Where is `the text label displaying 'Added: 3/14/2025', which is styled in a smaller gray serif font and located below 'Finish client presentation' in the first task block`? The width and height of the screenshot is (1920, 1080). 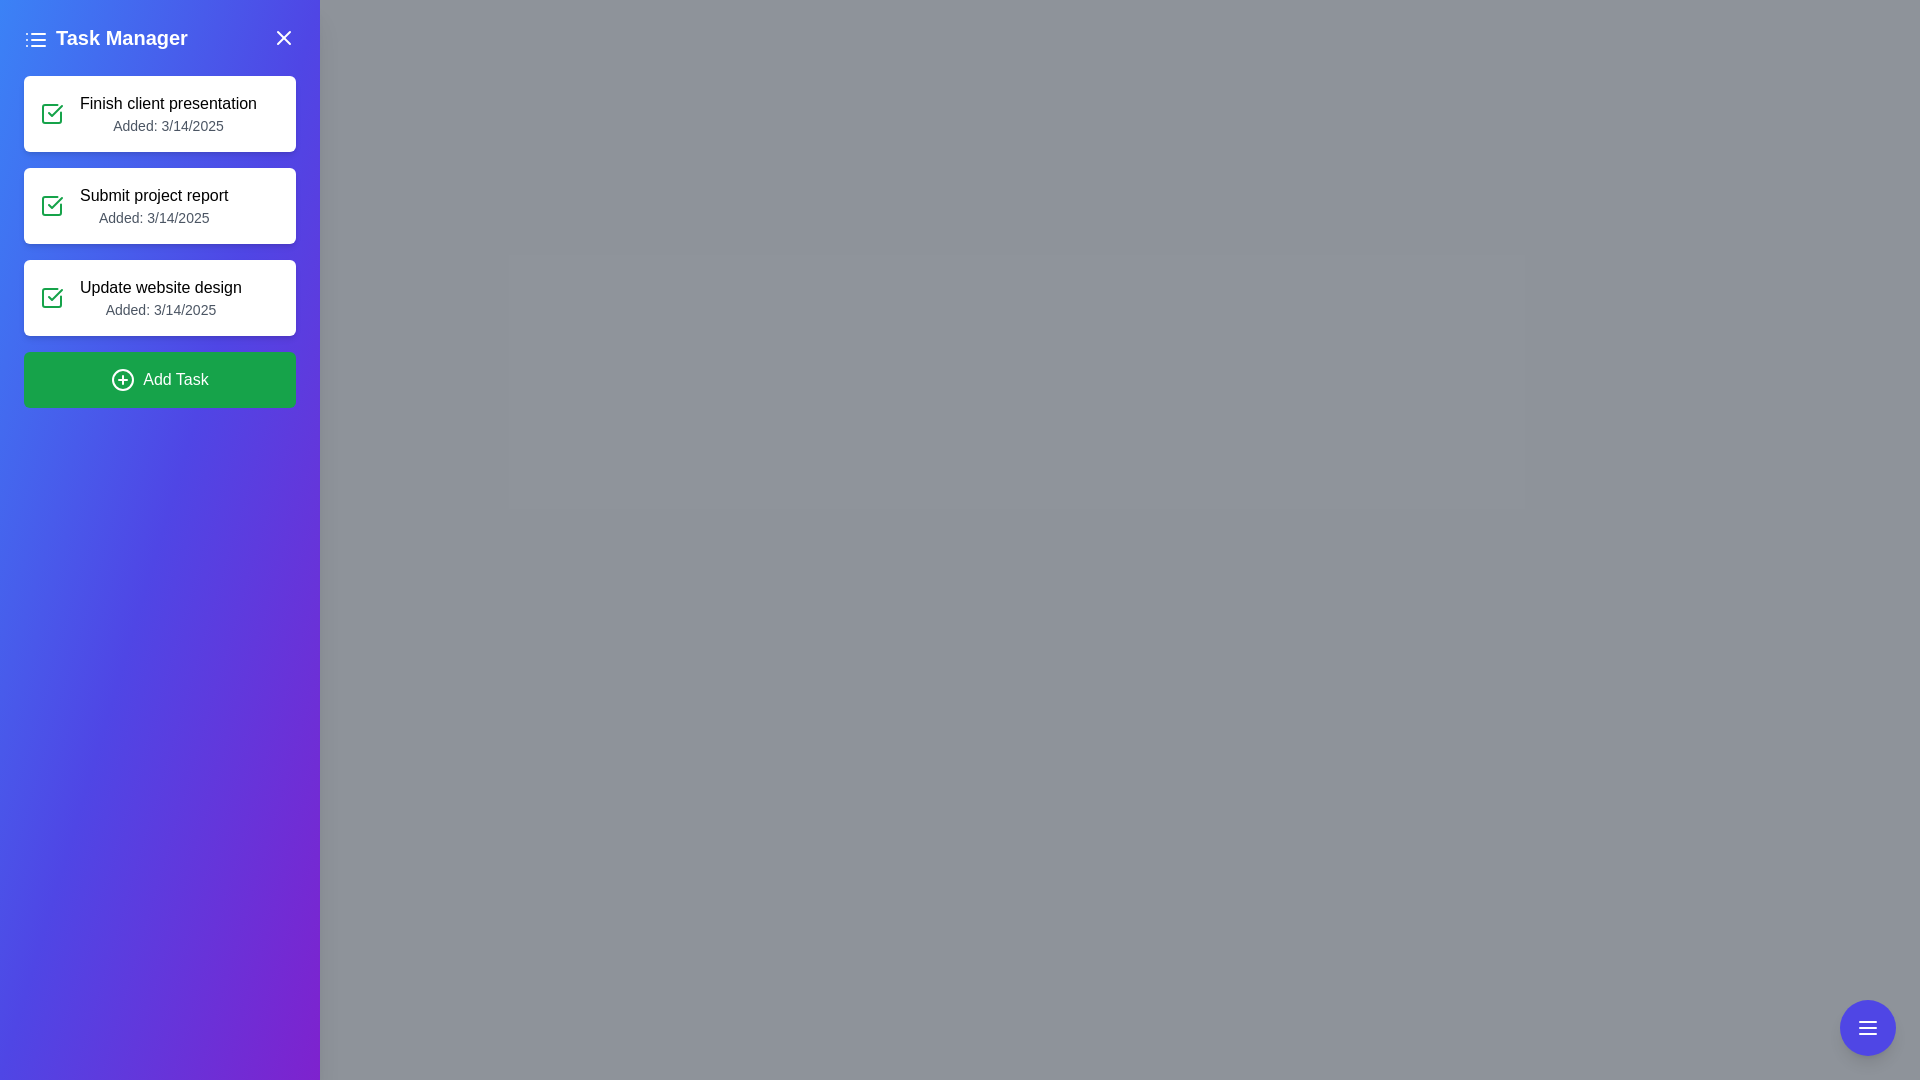
the text label displaying 'Added: 3/14/2025', which is styled in a smaller gray serif font and located below 'Finish client presentation' in the first task block is located at coordinates (168, 126).